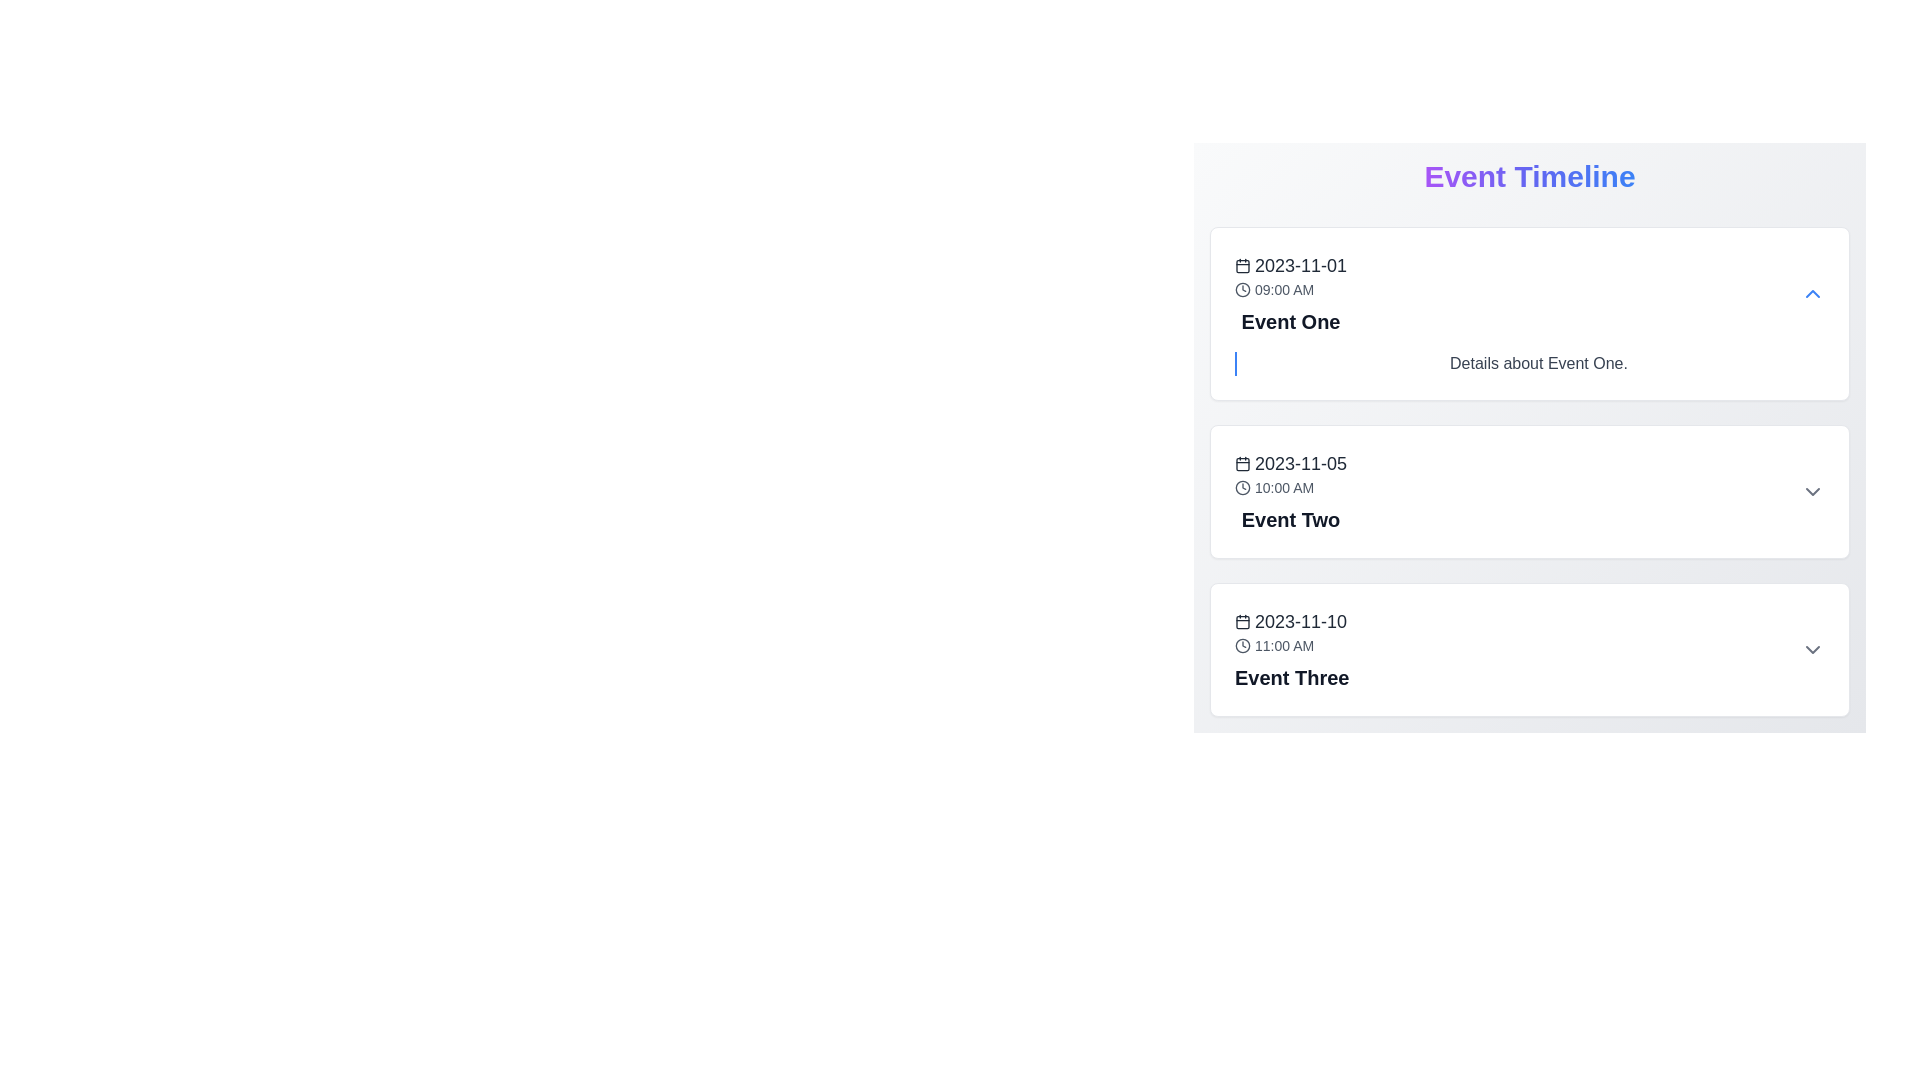 The height and width of the screenshot is (1080, 1920). I want to click on the static text block that reads 'Details about Event One.', which is styled with a left vertical blue border and is located inside the panel for 'Event One', so click(1529, 363).